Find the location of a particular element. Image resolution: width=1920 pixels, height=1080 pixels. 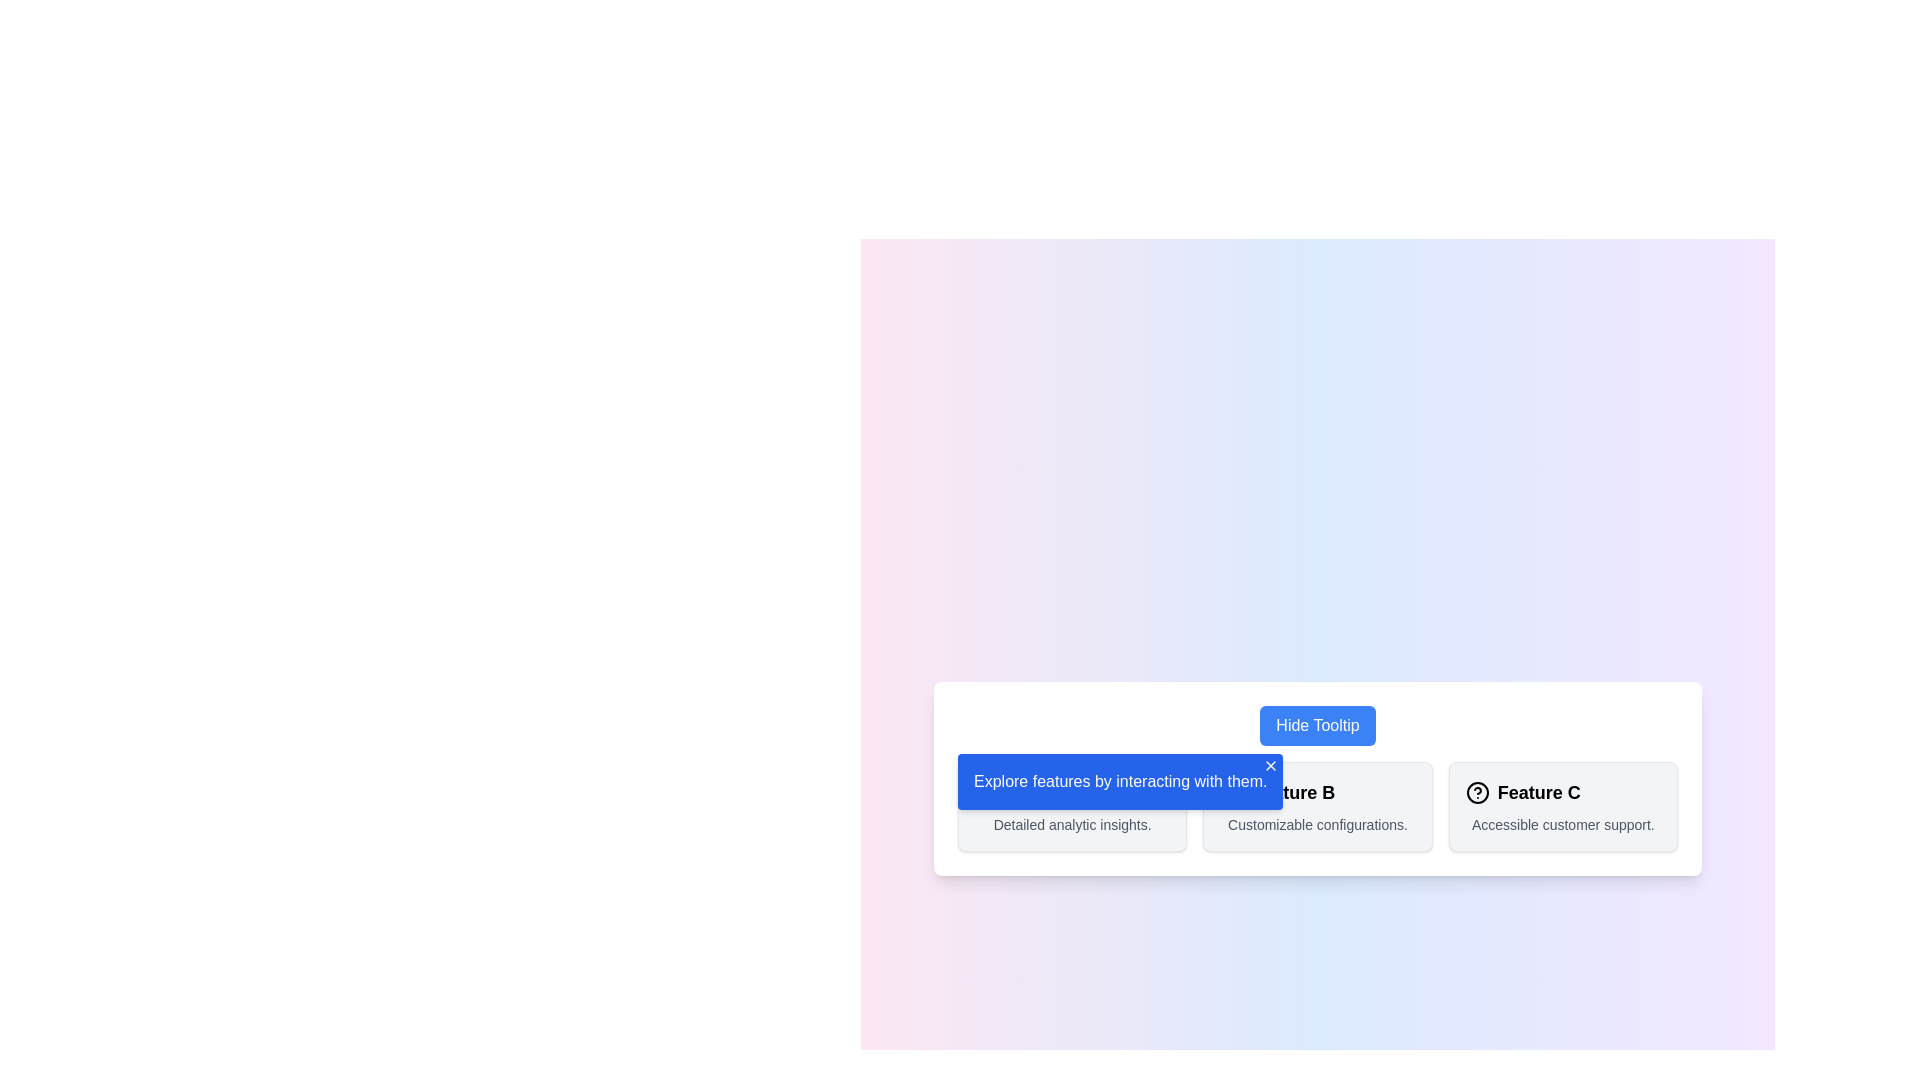

the 'Hide Tooltip' button is located at coordinates (1318, 725).